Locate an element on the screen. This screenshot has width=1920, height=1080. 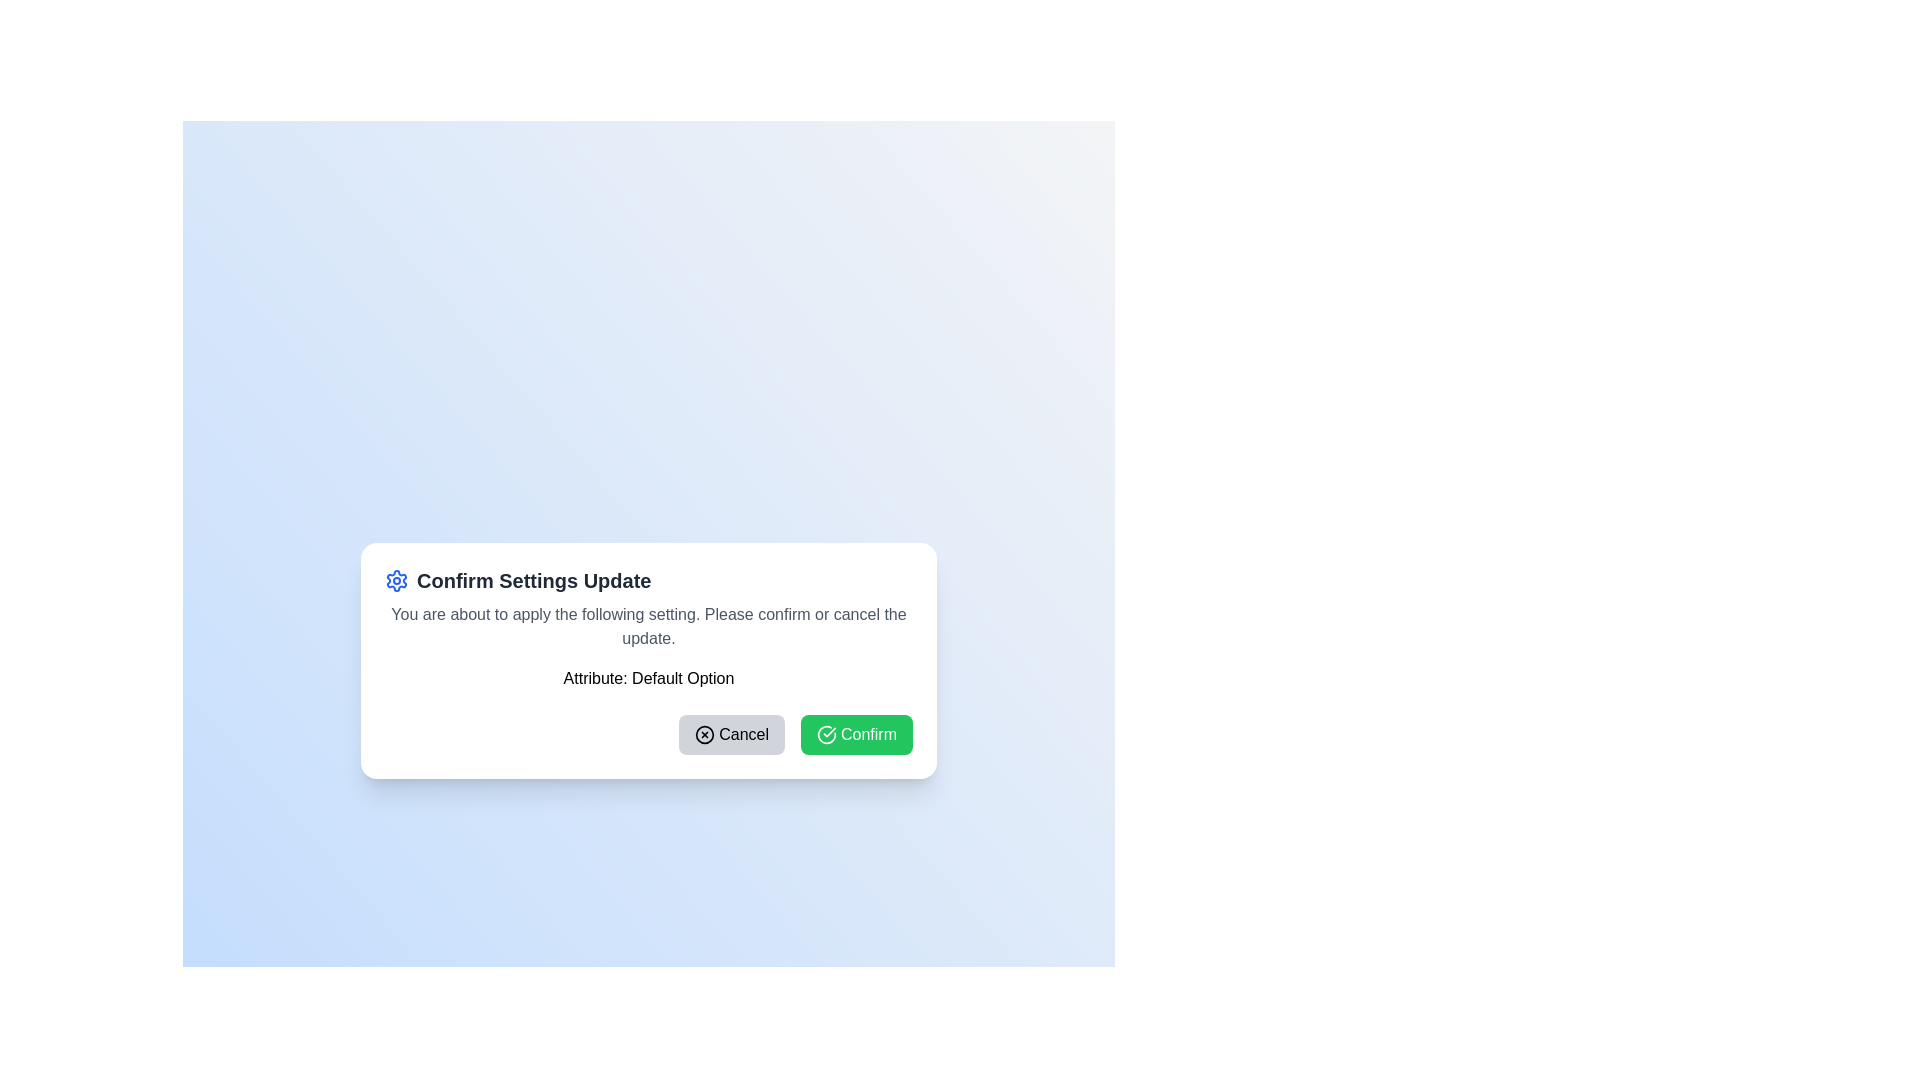
the 'Confirm' button that contains the green circular checkmark icon located in the bottom-right section of the modal dialog box is located at coordinates (826, 735).